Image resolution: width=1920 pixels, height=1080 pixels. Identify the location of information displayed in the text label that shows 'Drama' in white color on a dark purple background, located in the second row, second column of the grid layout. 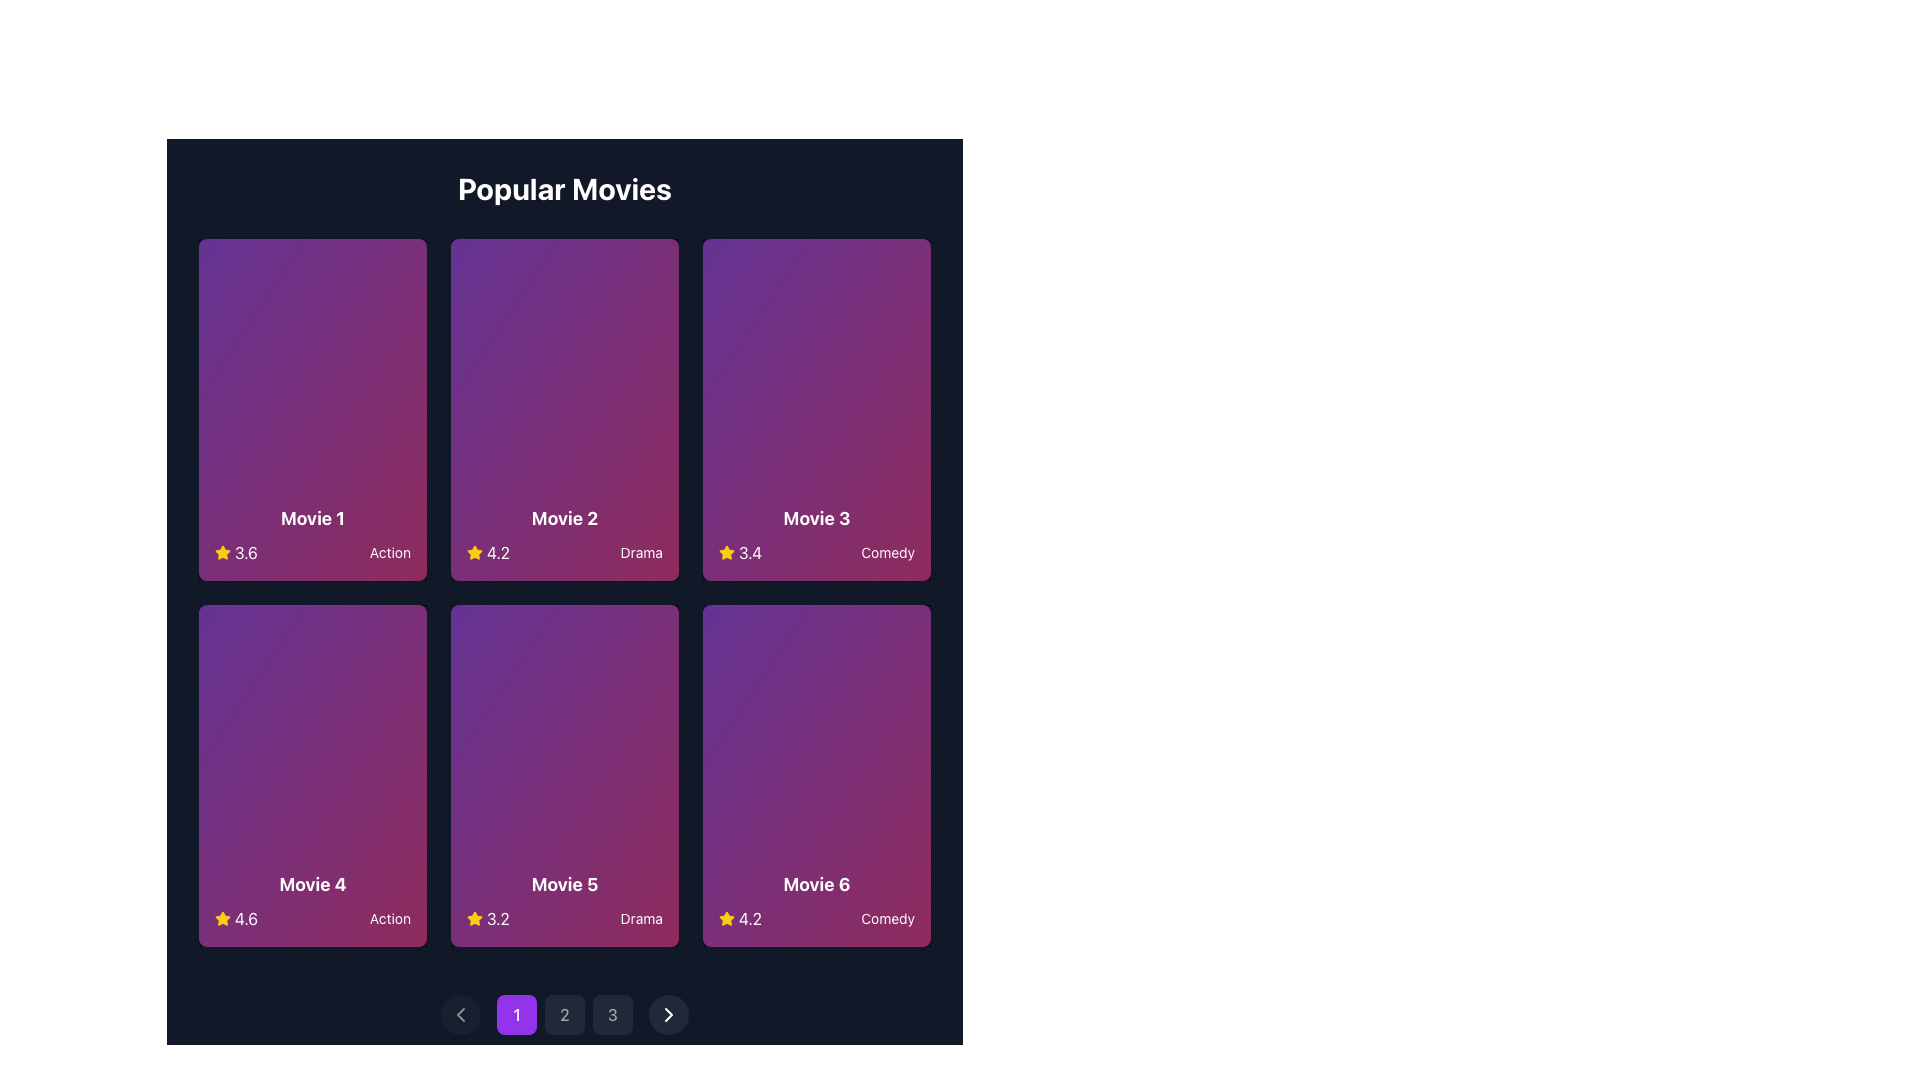
(641, 552).